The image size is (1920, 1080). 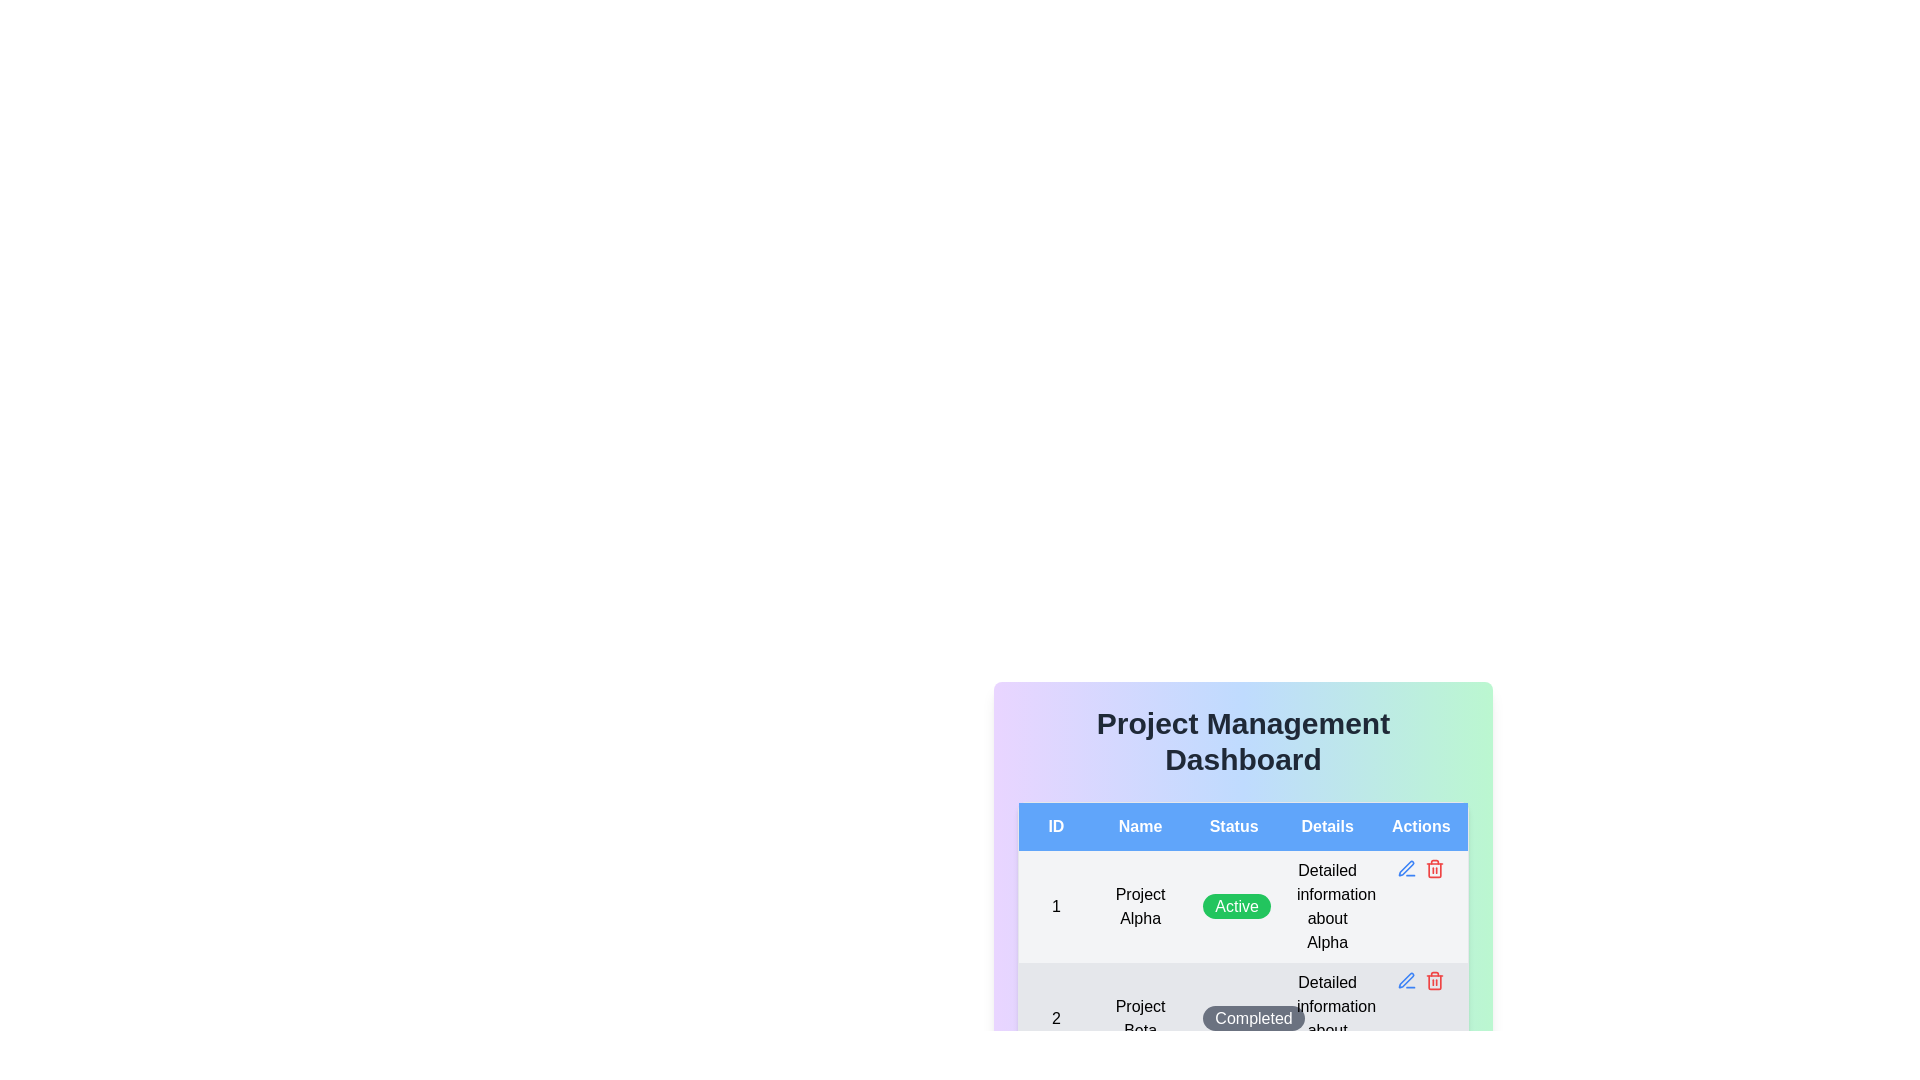 I want to click on the 'Details' text label in the fourth column of the table header, which features white text on a blue background and is aligned with other header cells, so click(x=1327, y=826).